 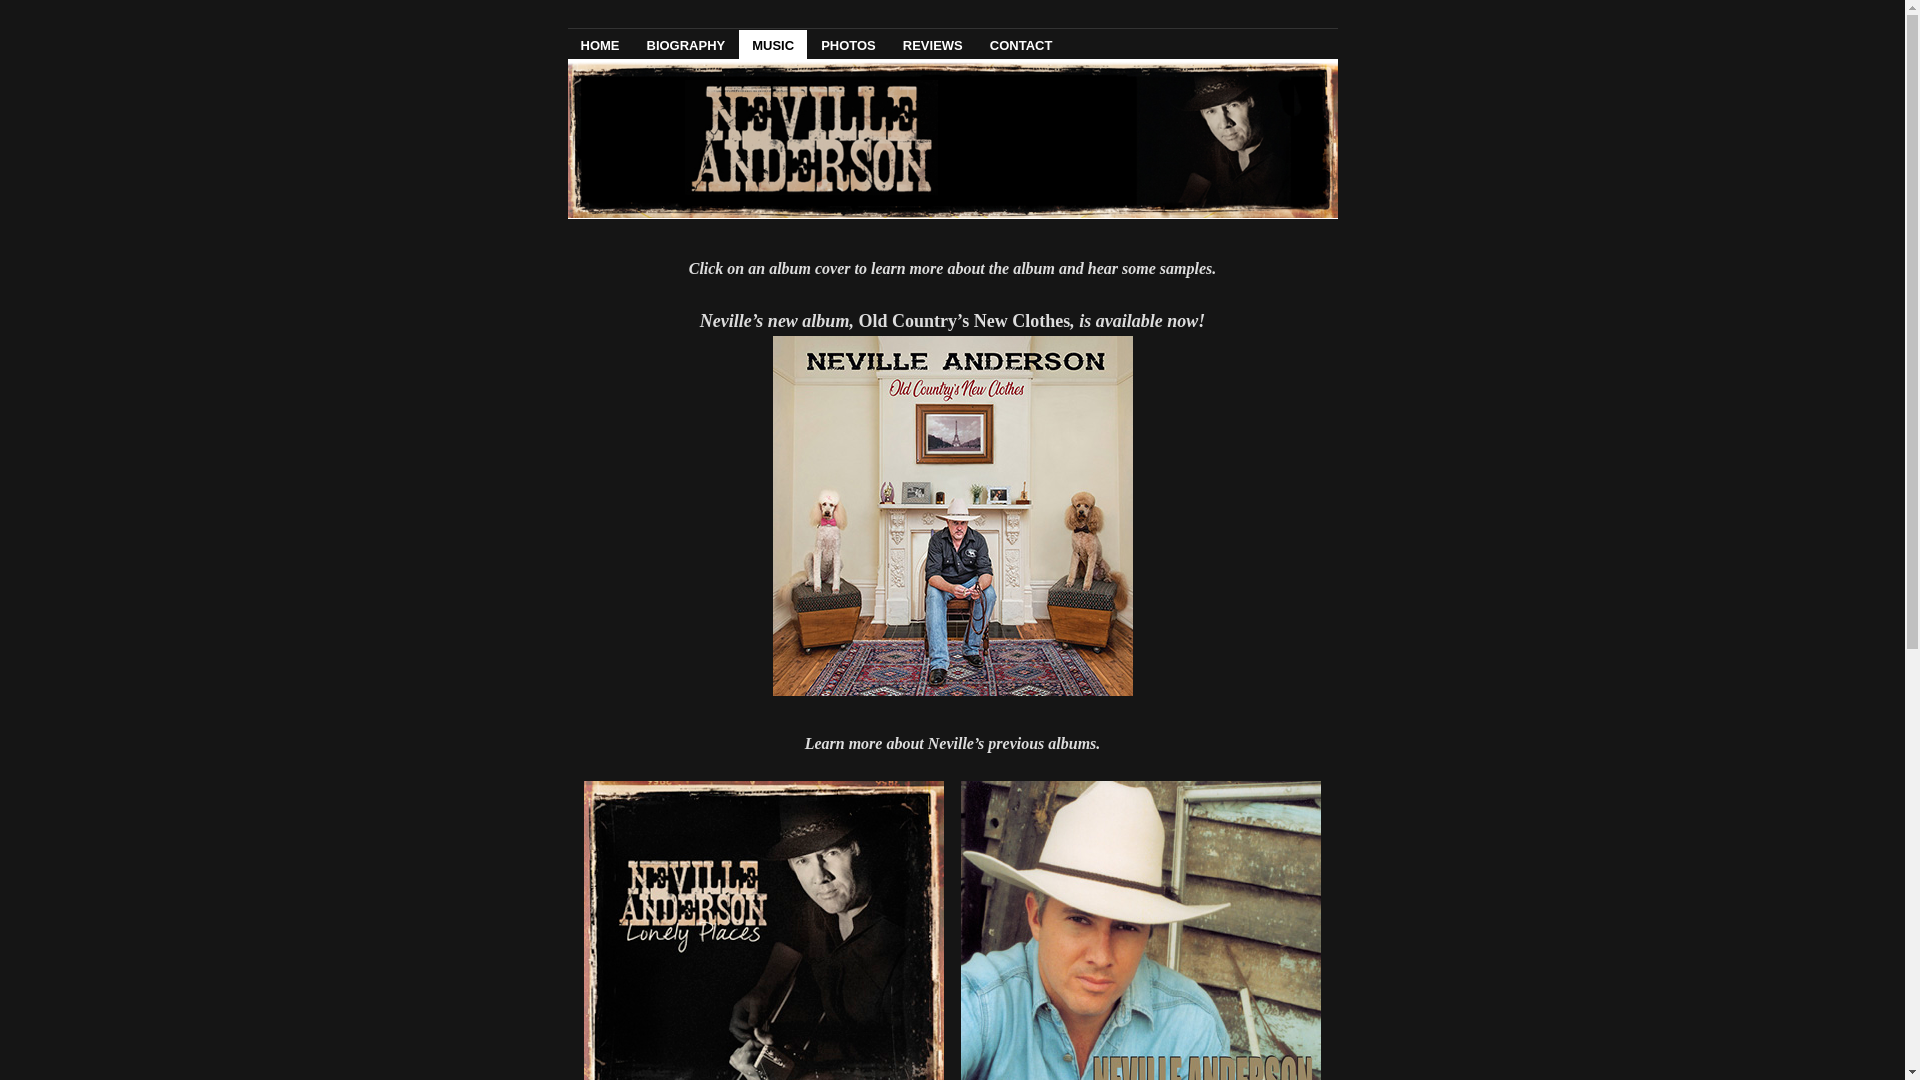 What do you see at coordinates (771, 44) in the screenshot?
I see `'MUSIC'` at bounding box center [771, 44].